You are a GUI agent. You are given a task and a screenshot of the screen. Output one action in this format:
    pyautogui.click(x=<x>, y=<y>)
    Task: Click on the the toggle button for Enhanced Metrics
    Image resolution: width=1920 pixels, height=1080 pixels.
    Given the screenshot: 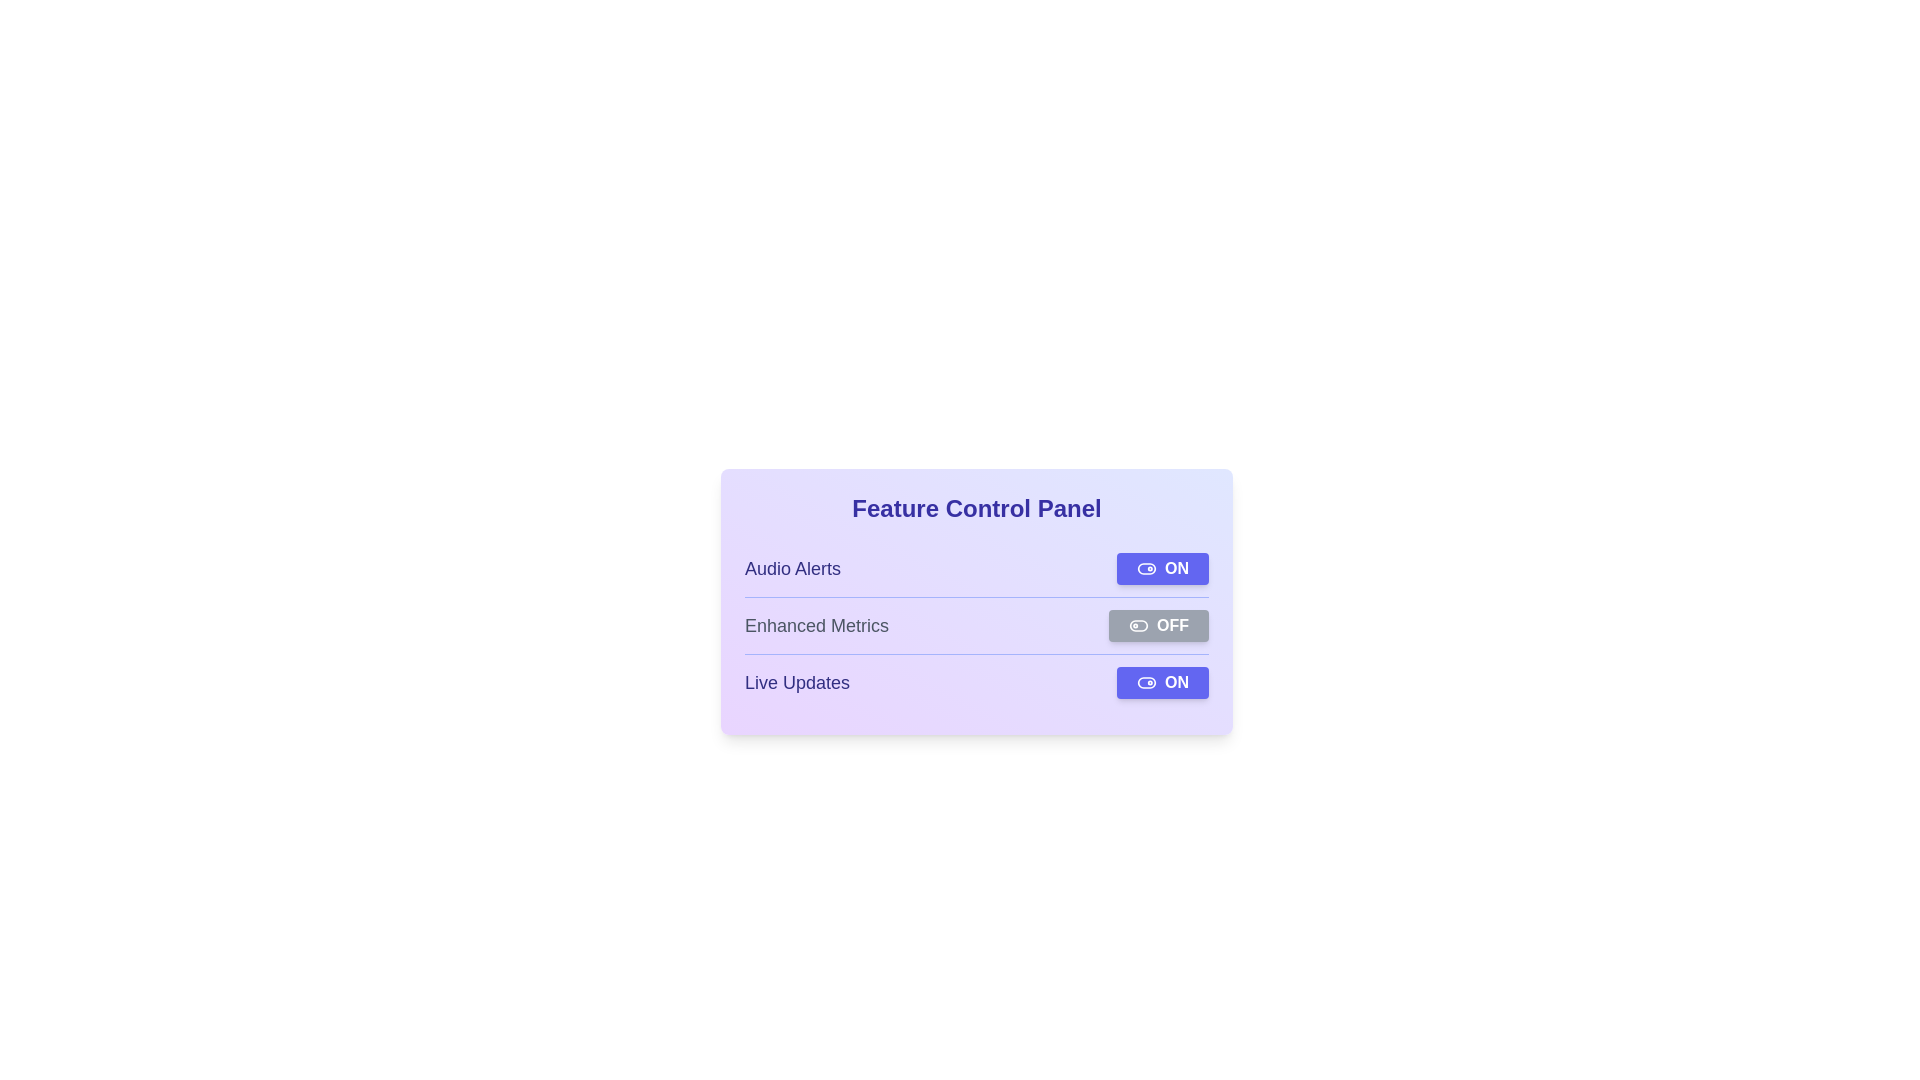 What is the action you would take?
    pyautogui.click(x=1158, y=624)
    